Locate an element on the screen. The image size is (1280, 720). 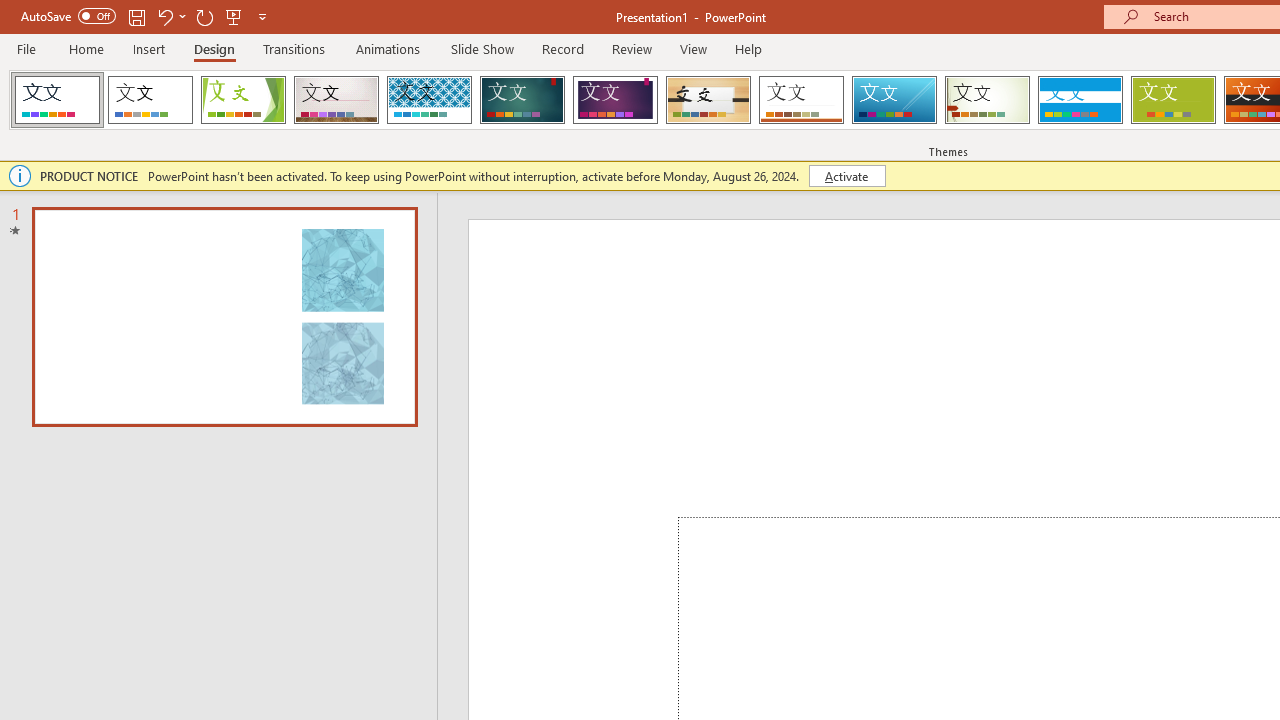
'Ion Boardroom' is located at coordinates (614, 100).